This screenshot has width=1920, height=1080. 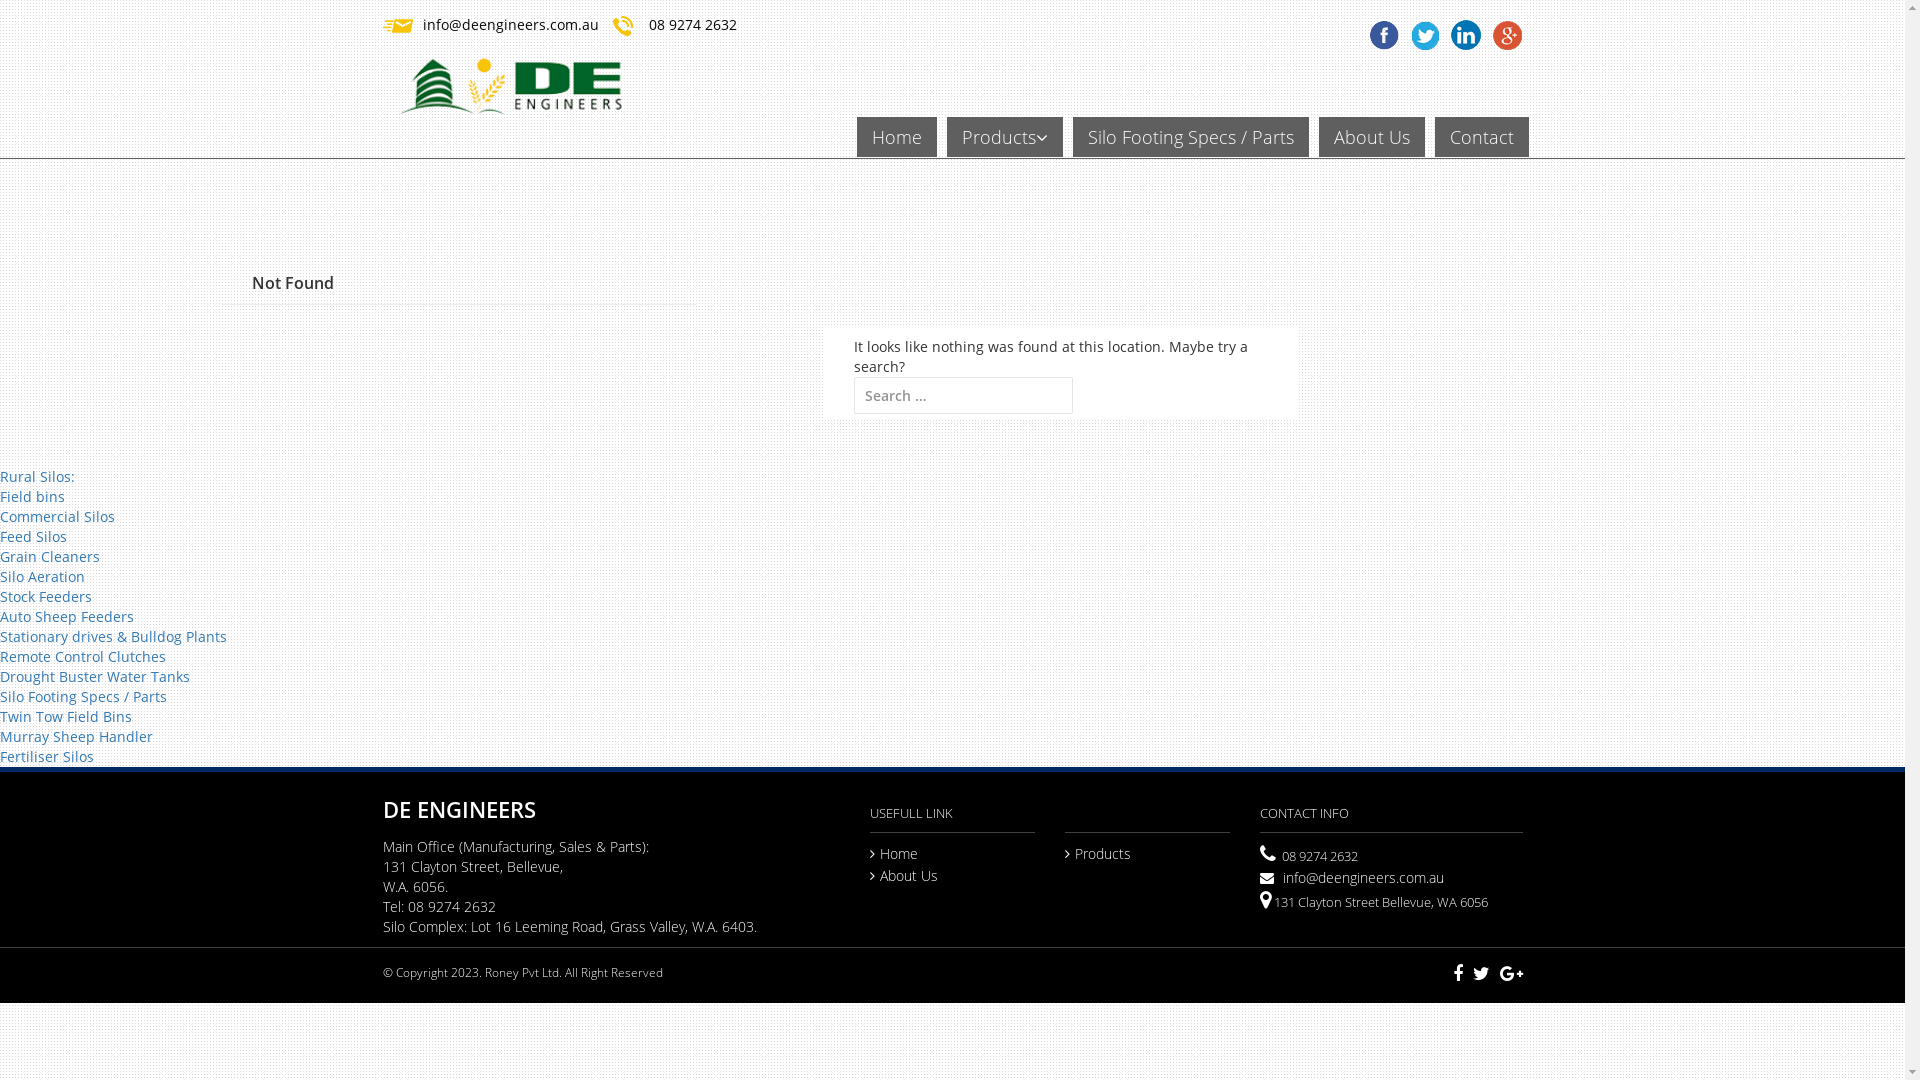 I want to click on 'Drought Buster Water Tanks', so click(x=94, y=675).